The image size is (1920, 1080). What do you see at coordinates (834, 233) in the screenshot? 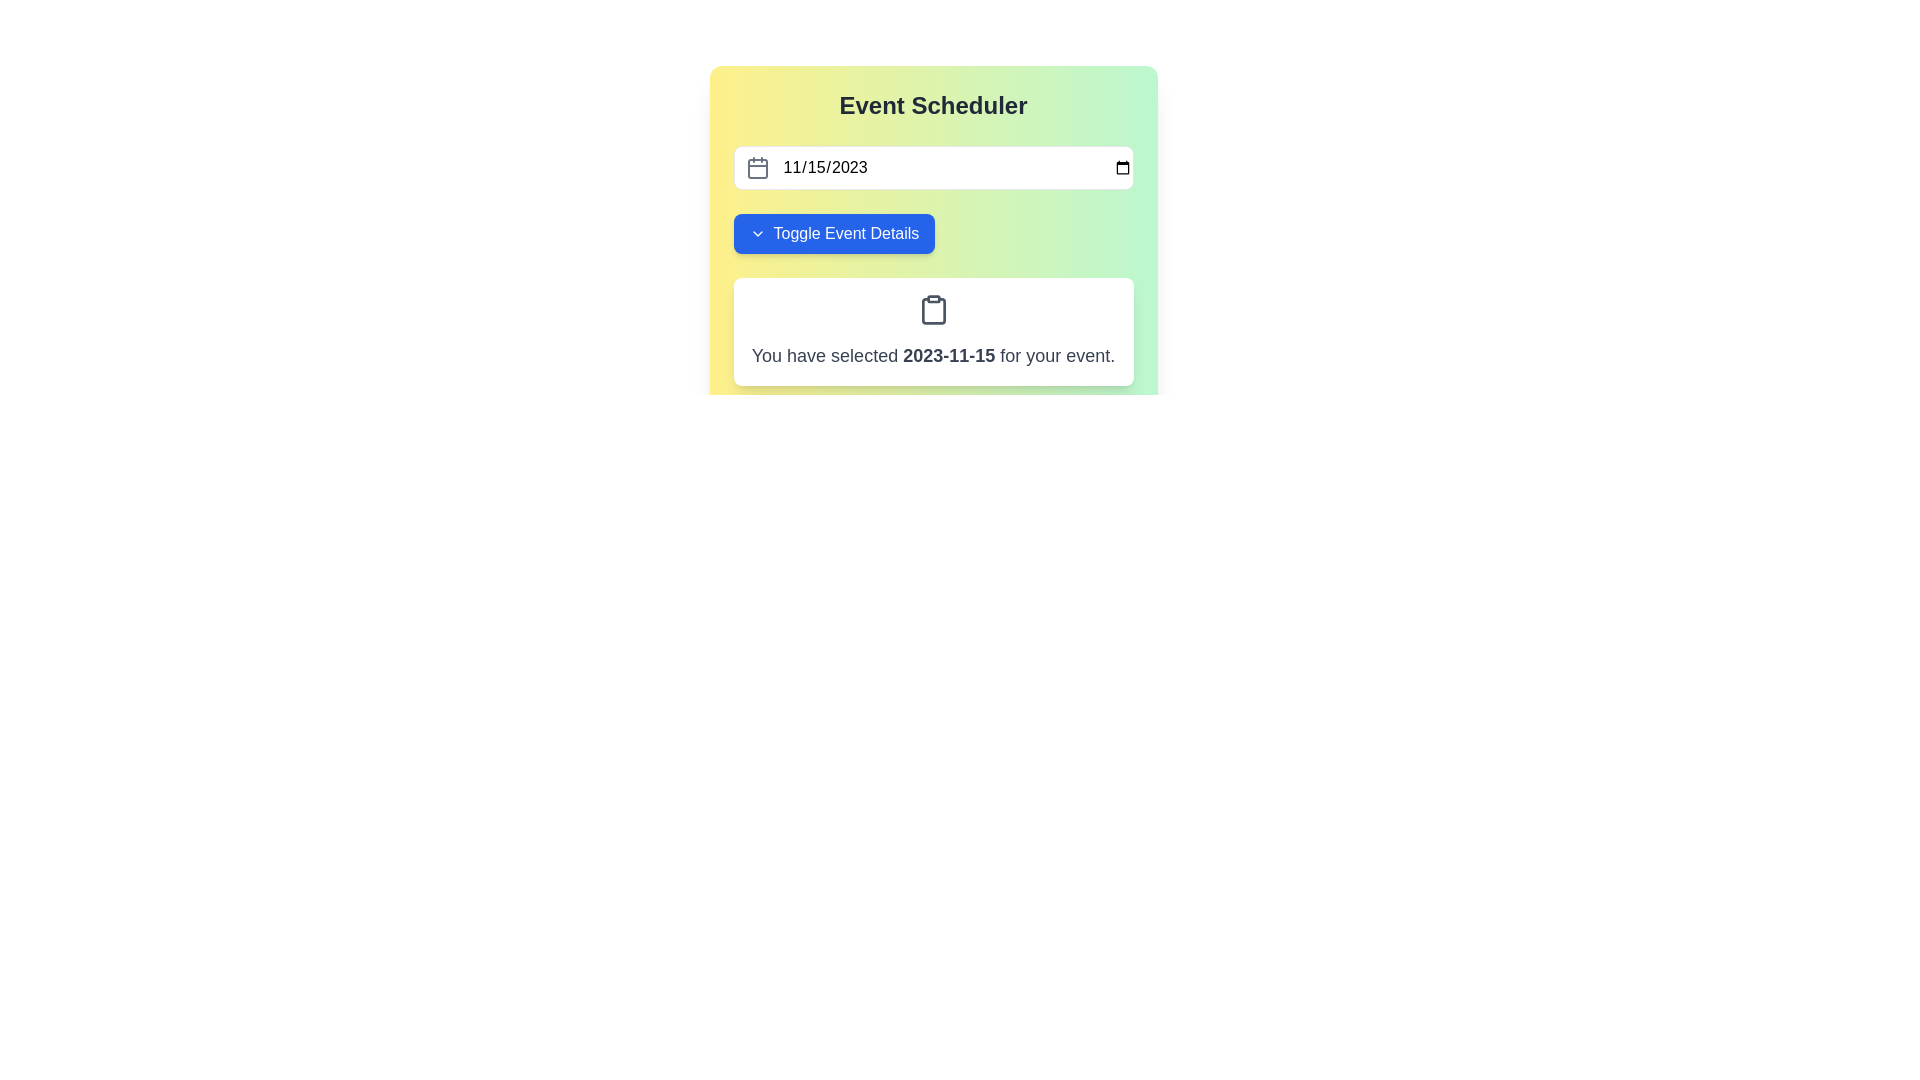
I see `the button below the date picker field in the 'Event Scheduler' card` at bounding box center [834, 233].